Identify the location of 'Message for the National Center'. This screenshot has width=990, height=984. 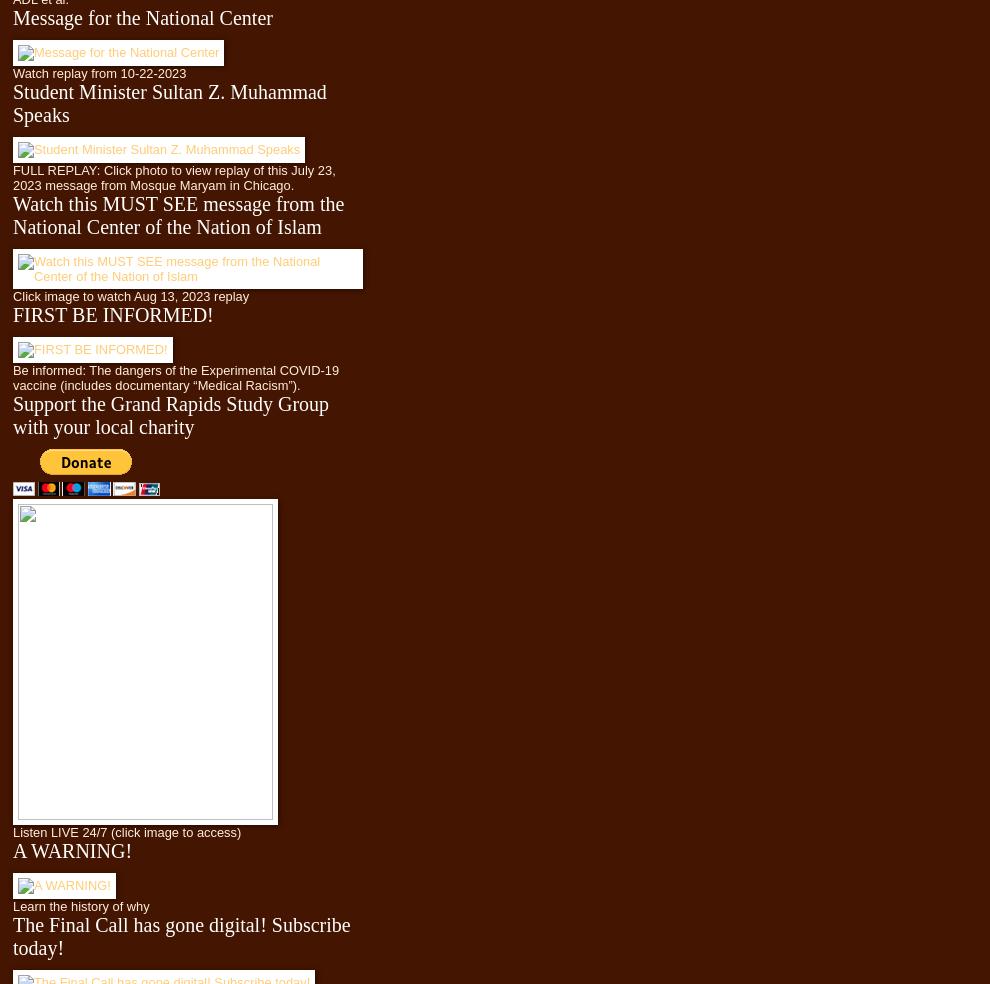
(141, 16).